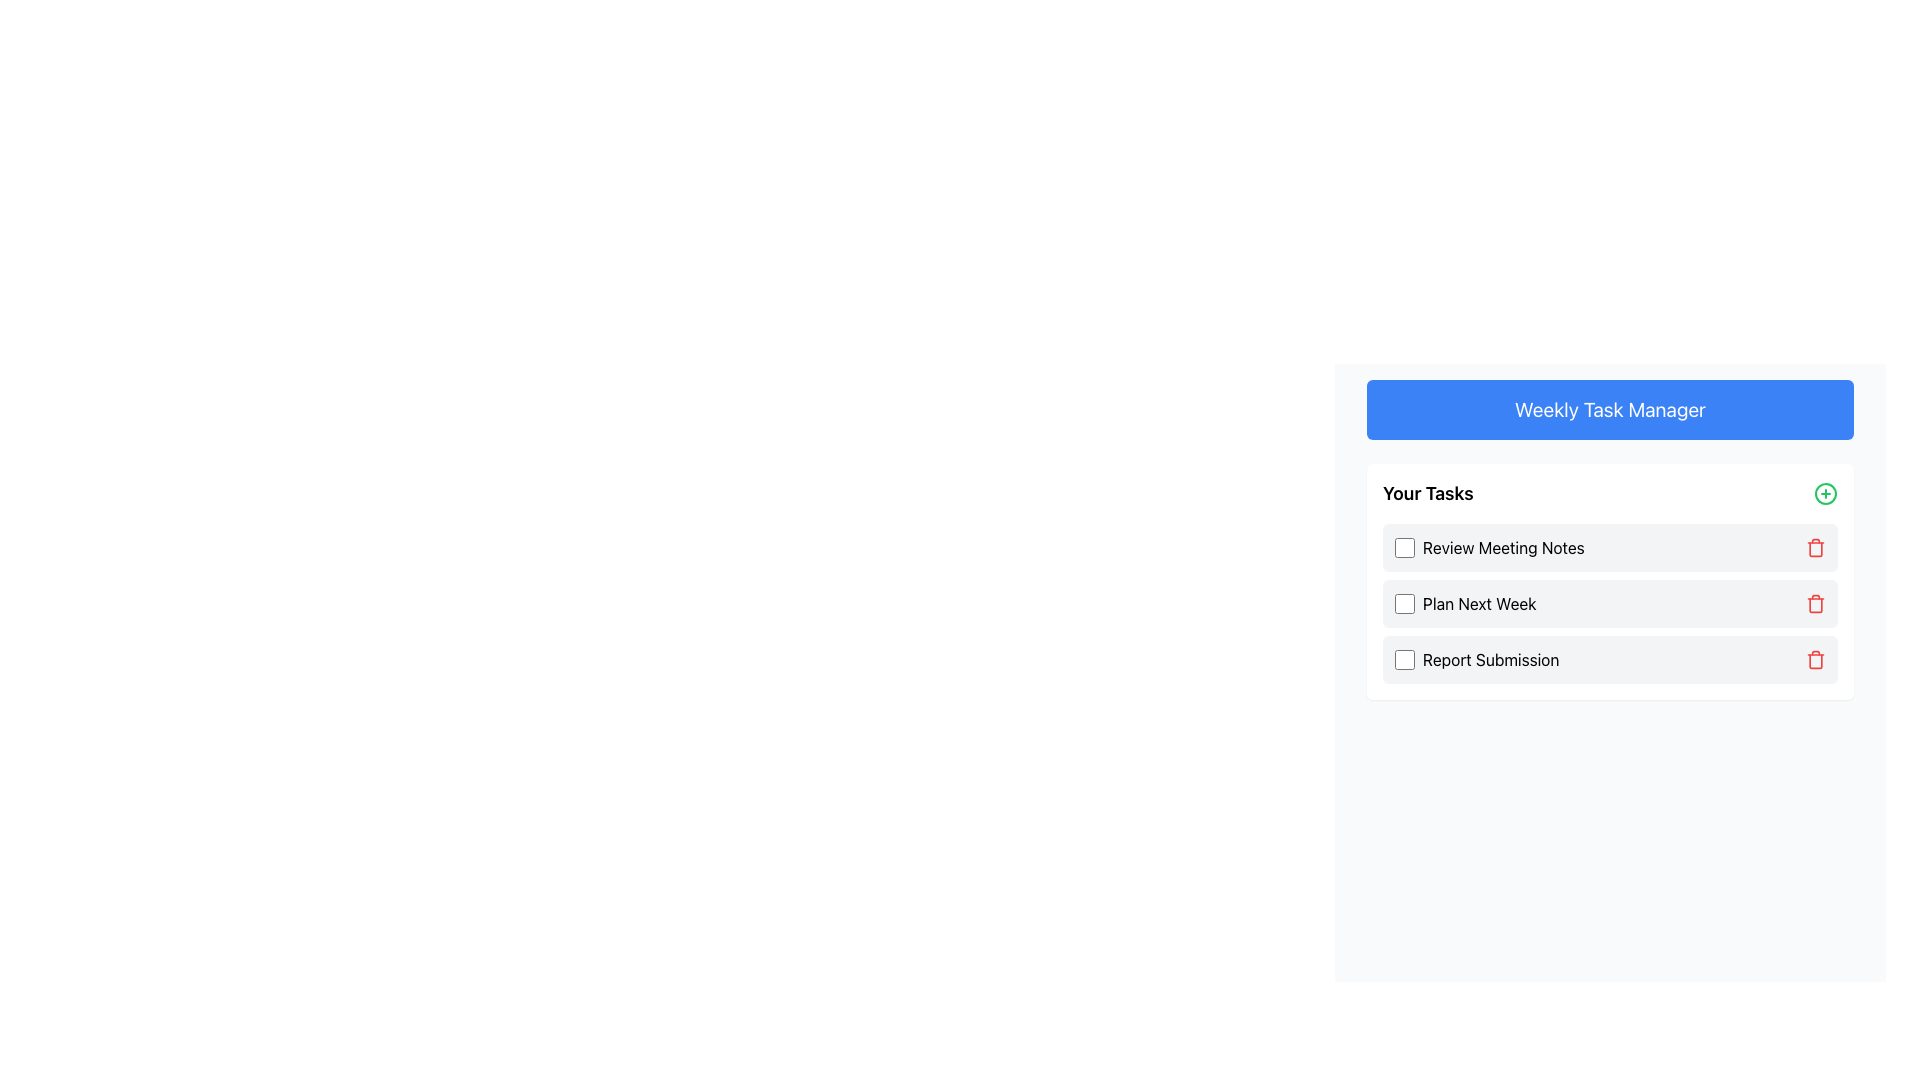 The width and height of the screenshot is (1920, 1080). Describe the element at coordinates (1815, 604) in the screenshot. I see `the red trash can icon located at the far right of the 'Plan Next Week' row in the task list of the Weekly Task Manager interface` at that location.